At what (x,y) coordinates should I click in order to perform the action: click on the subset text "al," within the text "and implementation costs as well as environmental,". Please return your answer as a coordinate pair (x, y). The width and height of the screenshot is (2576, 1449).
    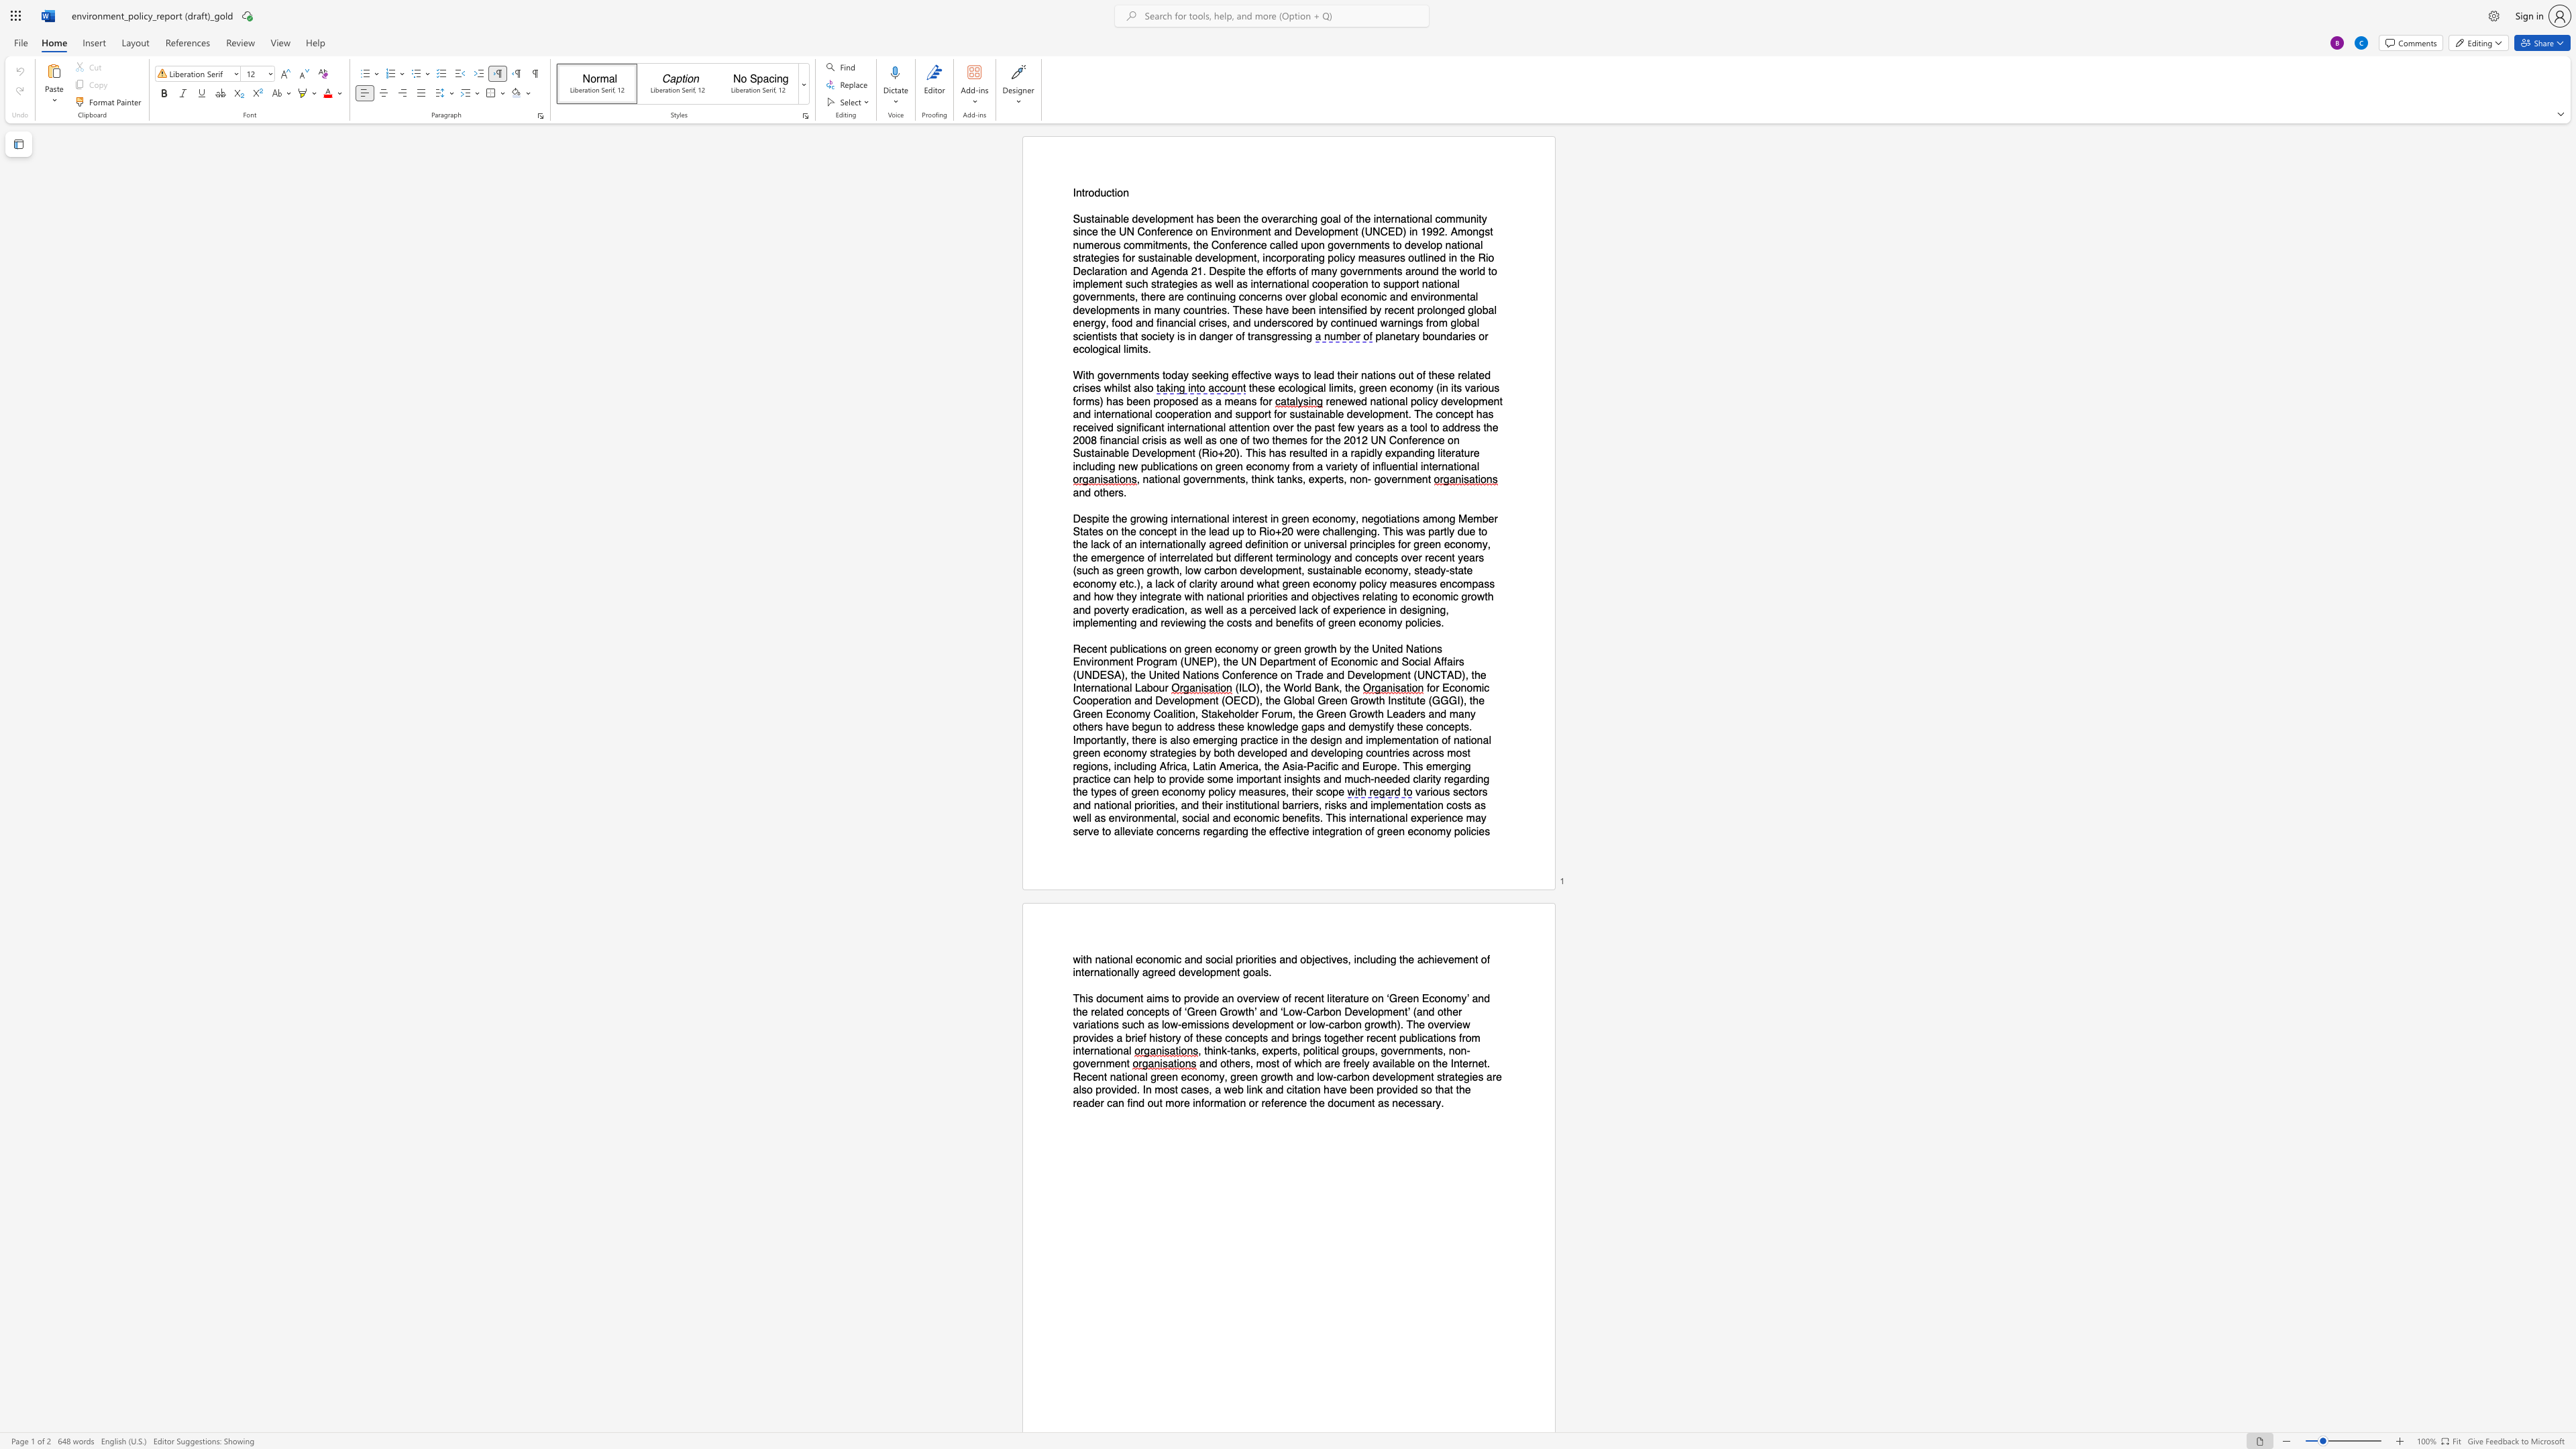
    Looking at the image, I should click on (1167, 817).